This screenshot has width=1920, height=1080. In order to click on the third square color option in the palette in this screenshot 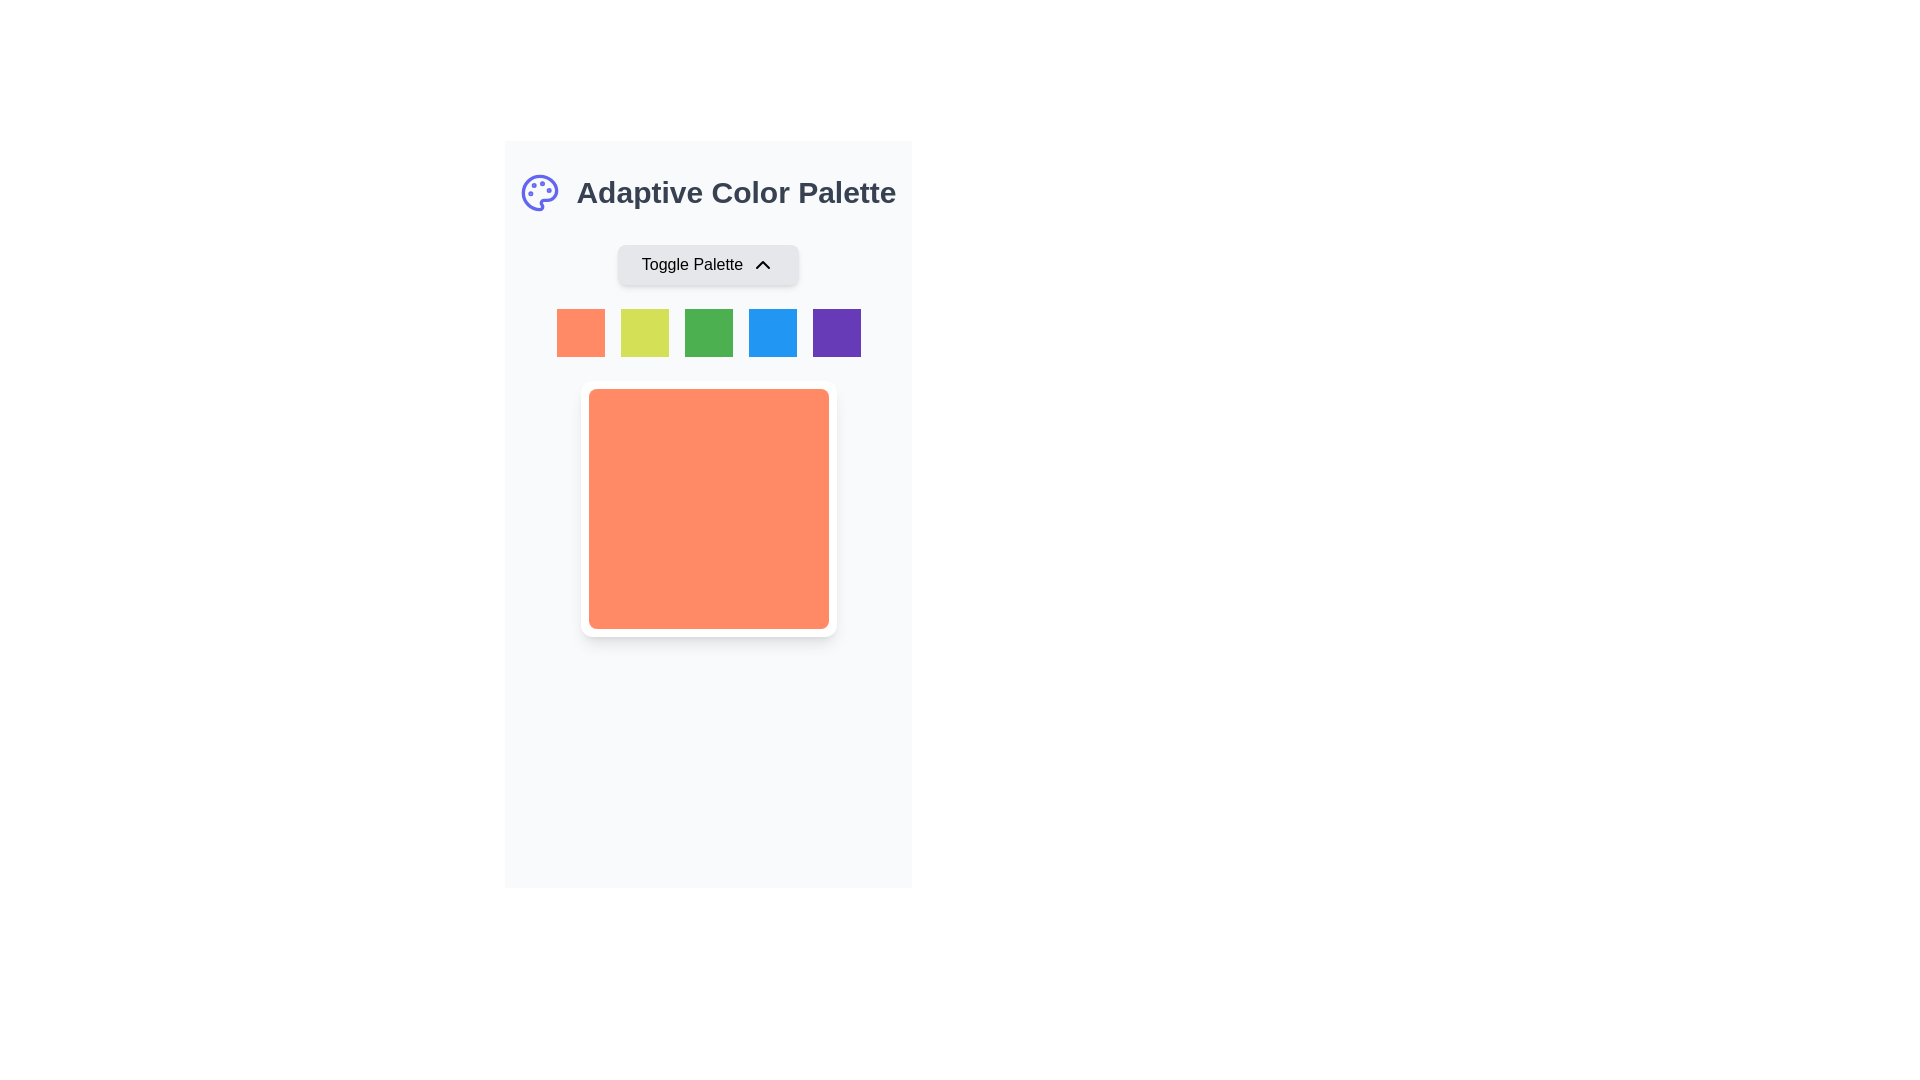, I will do `click(708, 331)`.